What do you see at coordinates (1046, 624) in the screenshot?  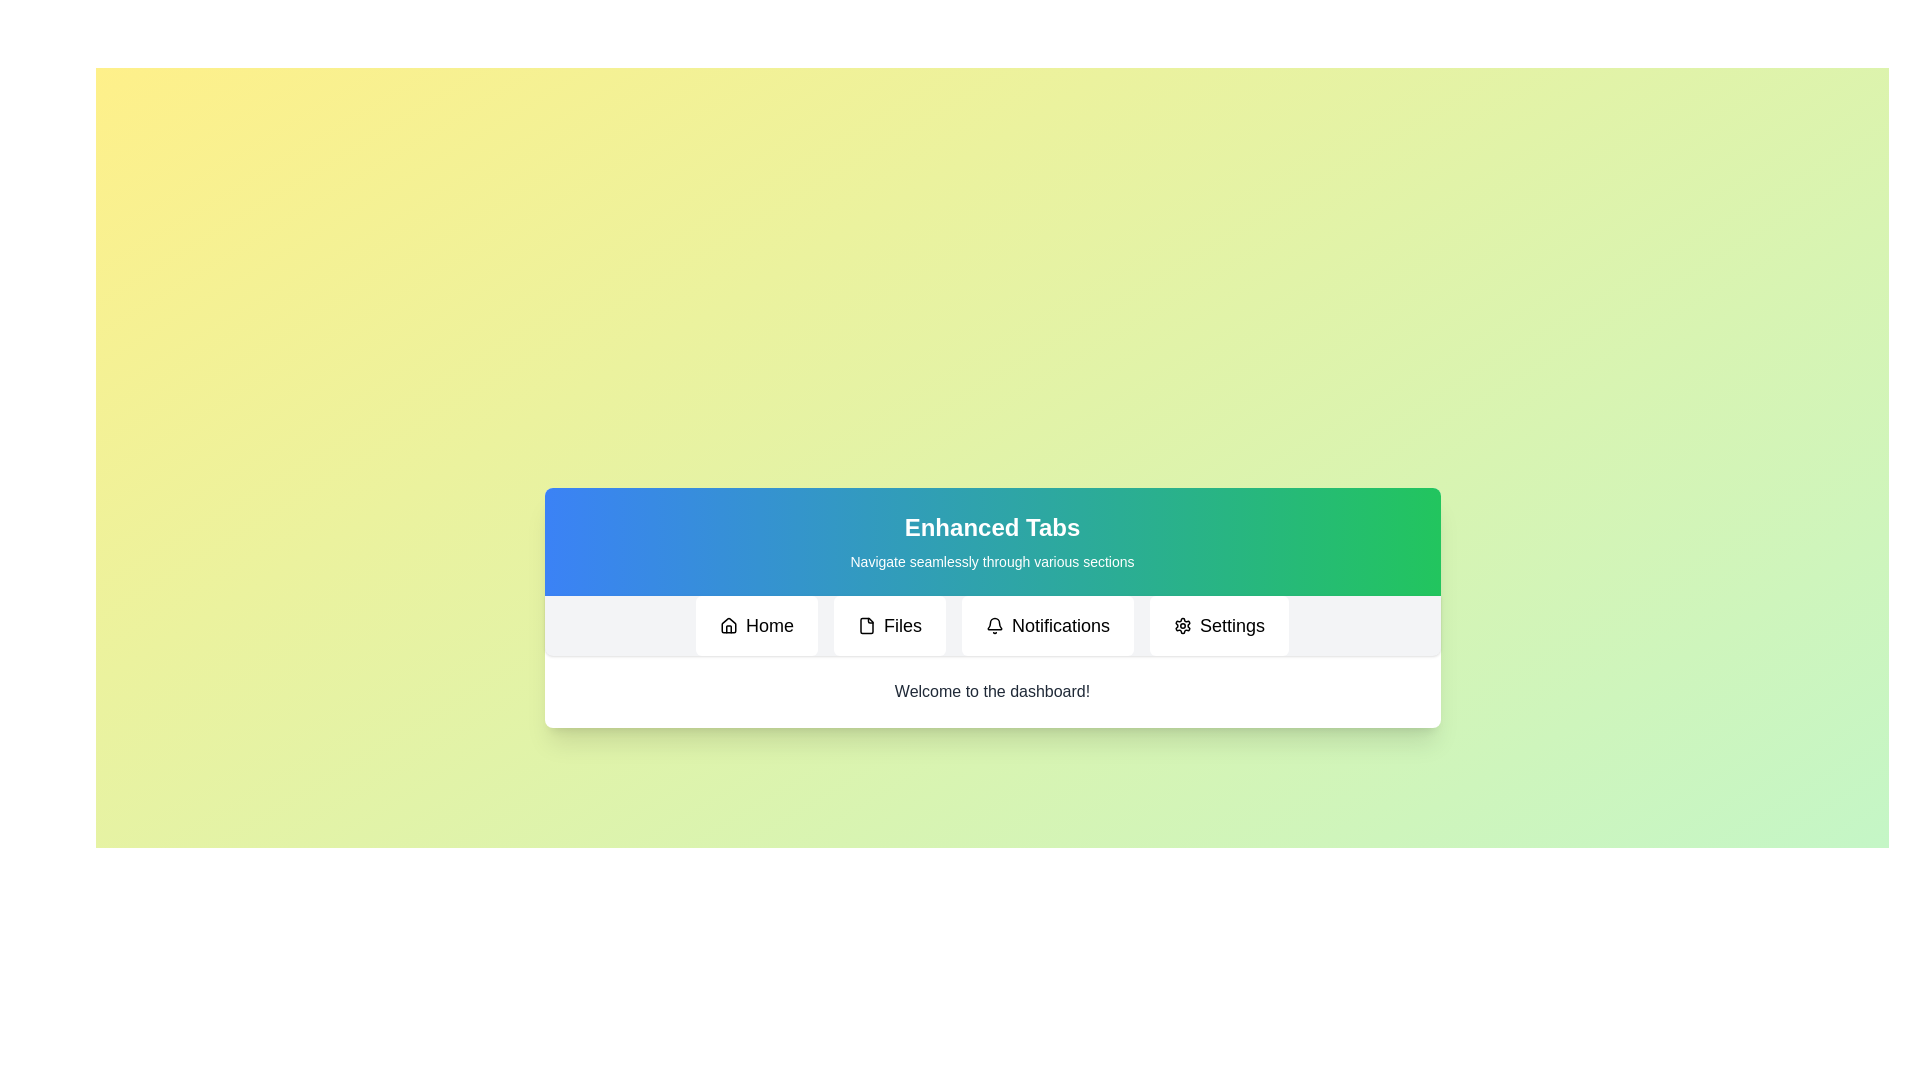 I see `the third tab in the horizontal tab bar` at bounding box center [1046, 624].